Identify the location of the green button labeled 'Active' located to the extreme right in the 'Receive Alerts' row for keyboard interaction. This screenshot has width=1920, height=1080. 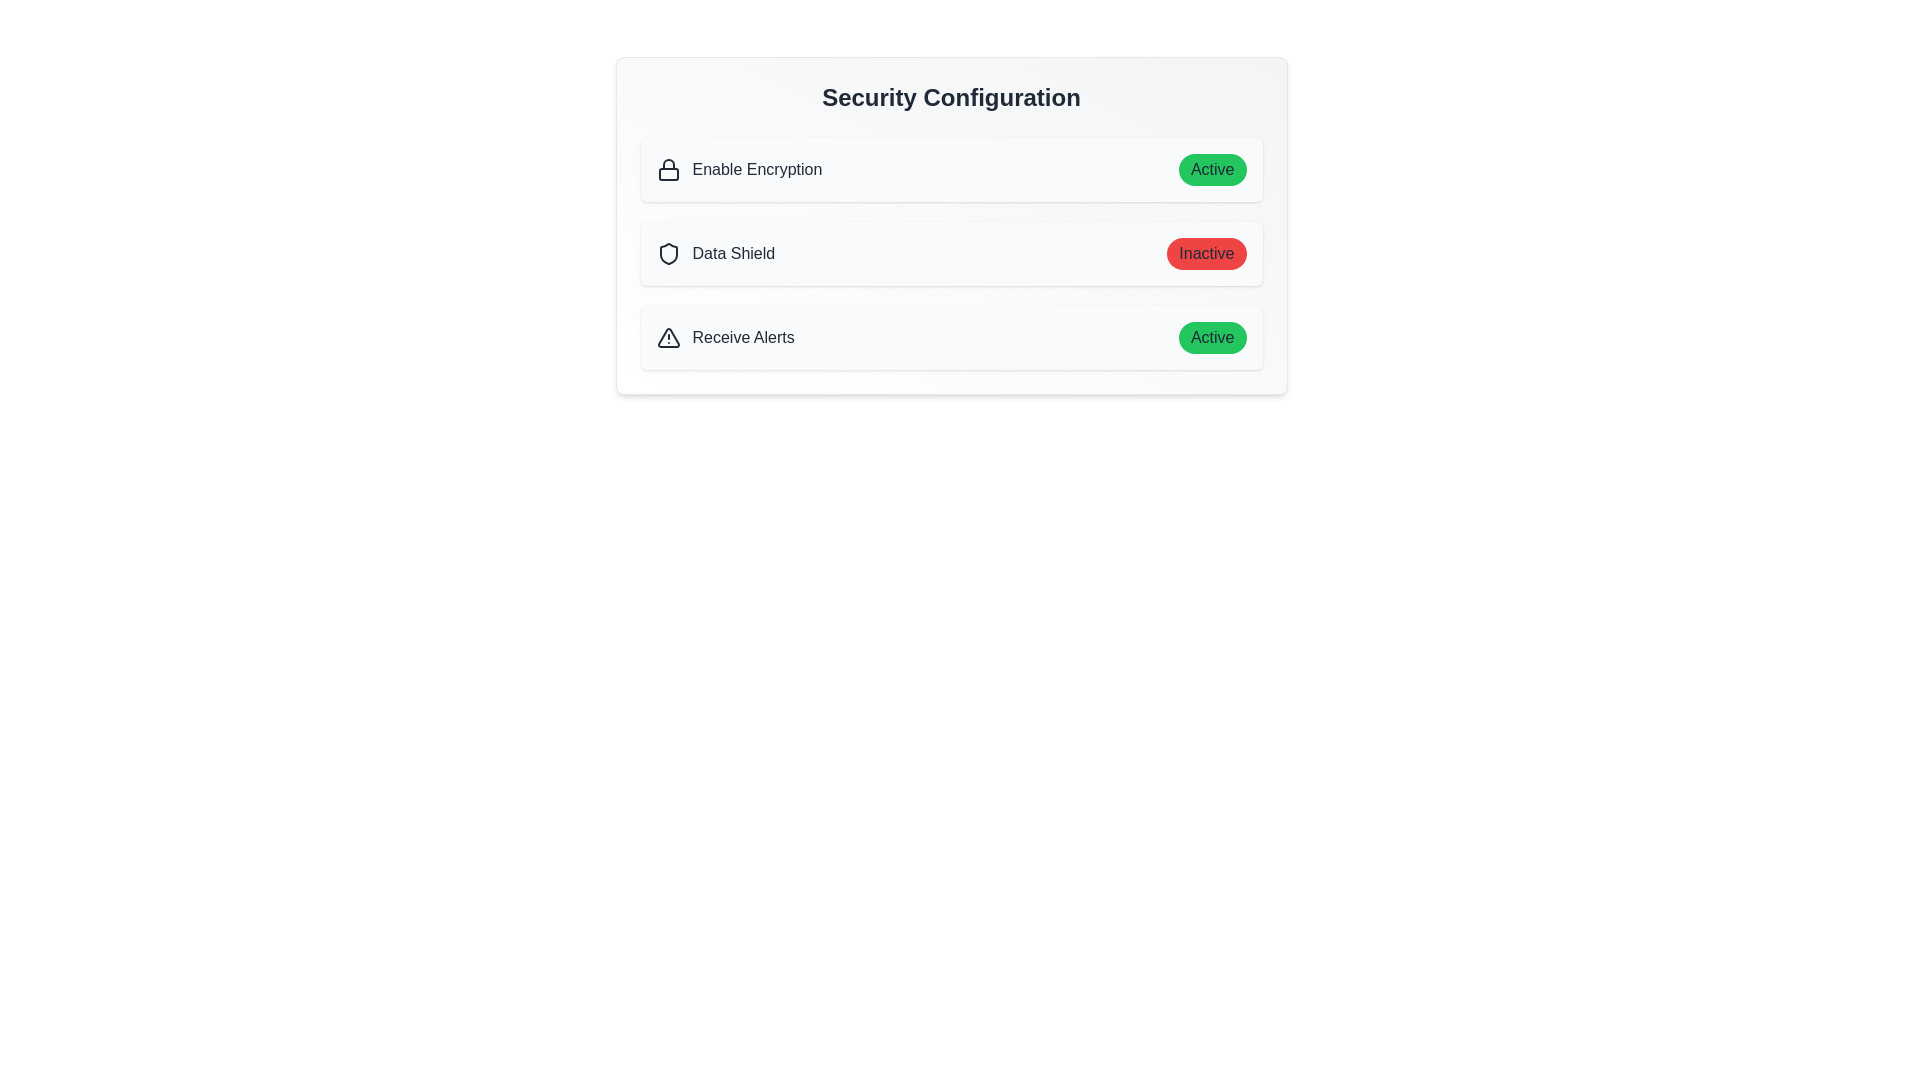
(1211, 337).